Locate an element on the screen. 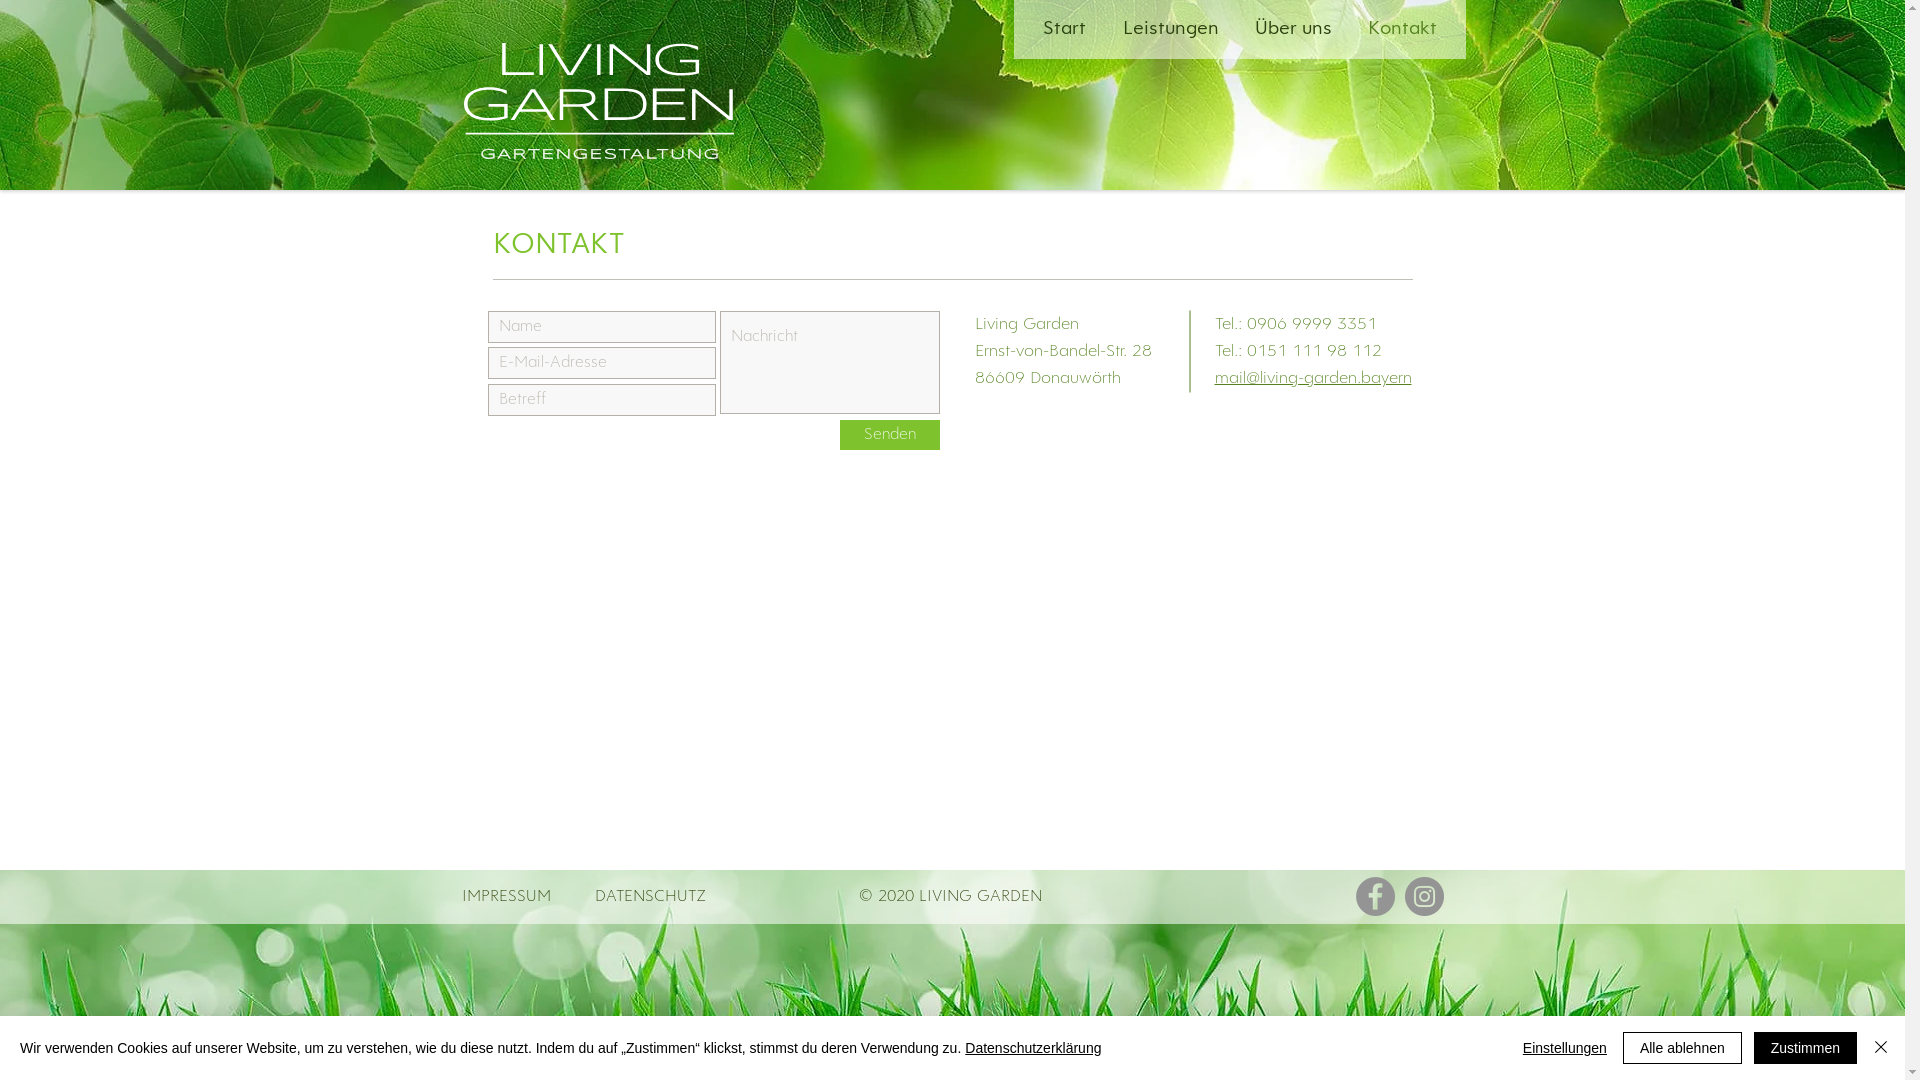  'Leistungen' is located at coordinates (1172, 29).